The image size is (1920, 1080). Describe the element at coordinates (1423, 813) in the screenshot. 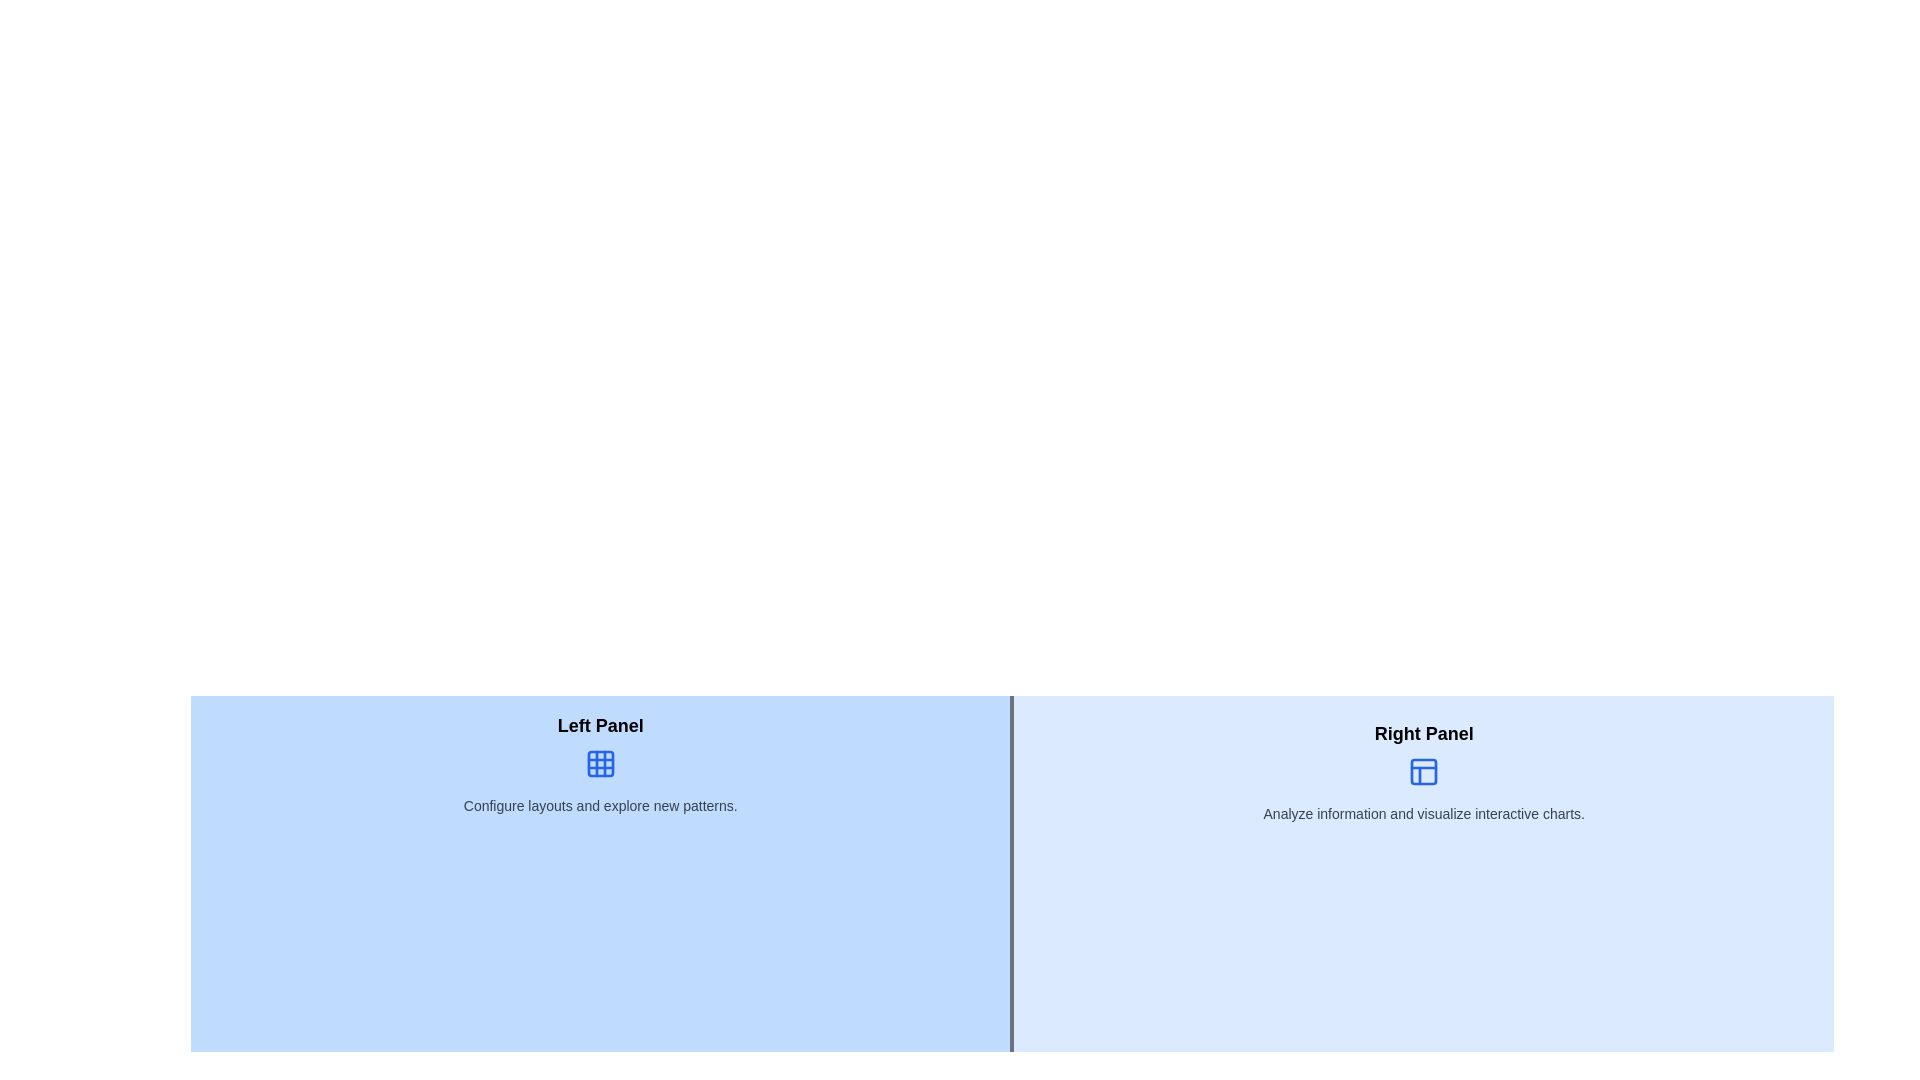

I see `text content of the text label styled with 'text-sm mt-4 text-gray-700 text-center' displaying 'Analyze information and visualize interactive charts.'` at that location.